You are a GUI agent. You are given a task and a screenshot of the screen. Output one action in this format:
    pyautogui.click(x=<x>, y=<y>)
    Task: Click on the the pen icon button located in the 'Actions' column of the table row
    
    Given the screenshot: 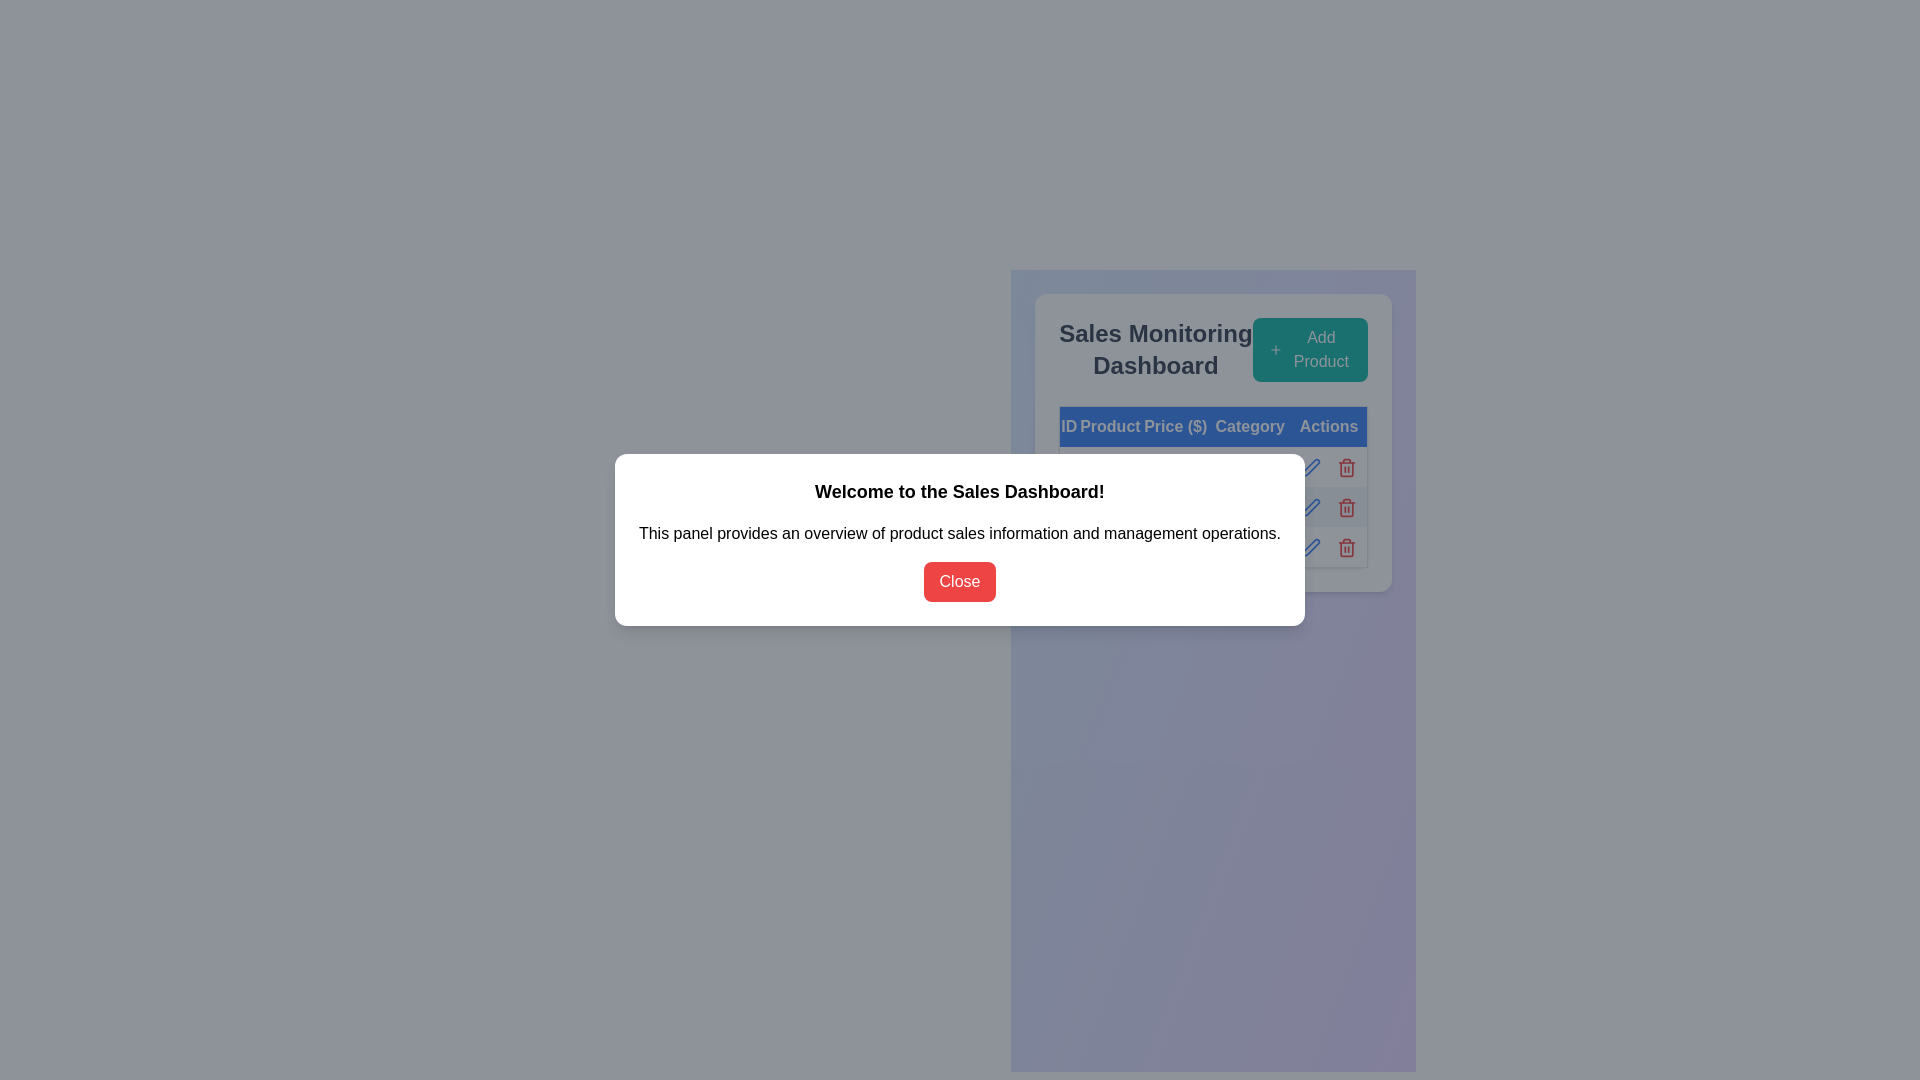 What is the action you would take?
    pyautogui.click(x=1311, y=506)
    